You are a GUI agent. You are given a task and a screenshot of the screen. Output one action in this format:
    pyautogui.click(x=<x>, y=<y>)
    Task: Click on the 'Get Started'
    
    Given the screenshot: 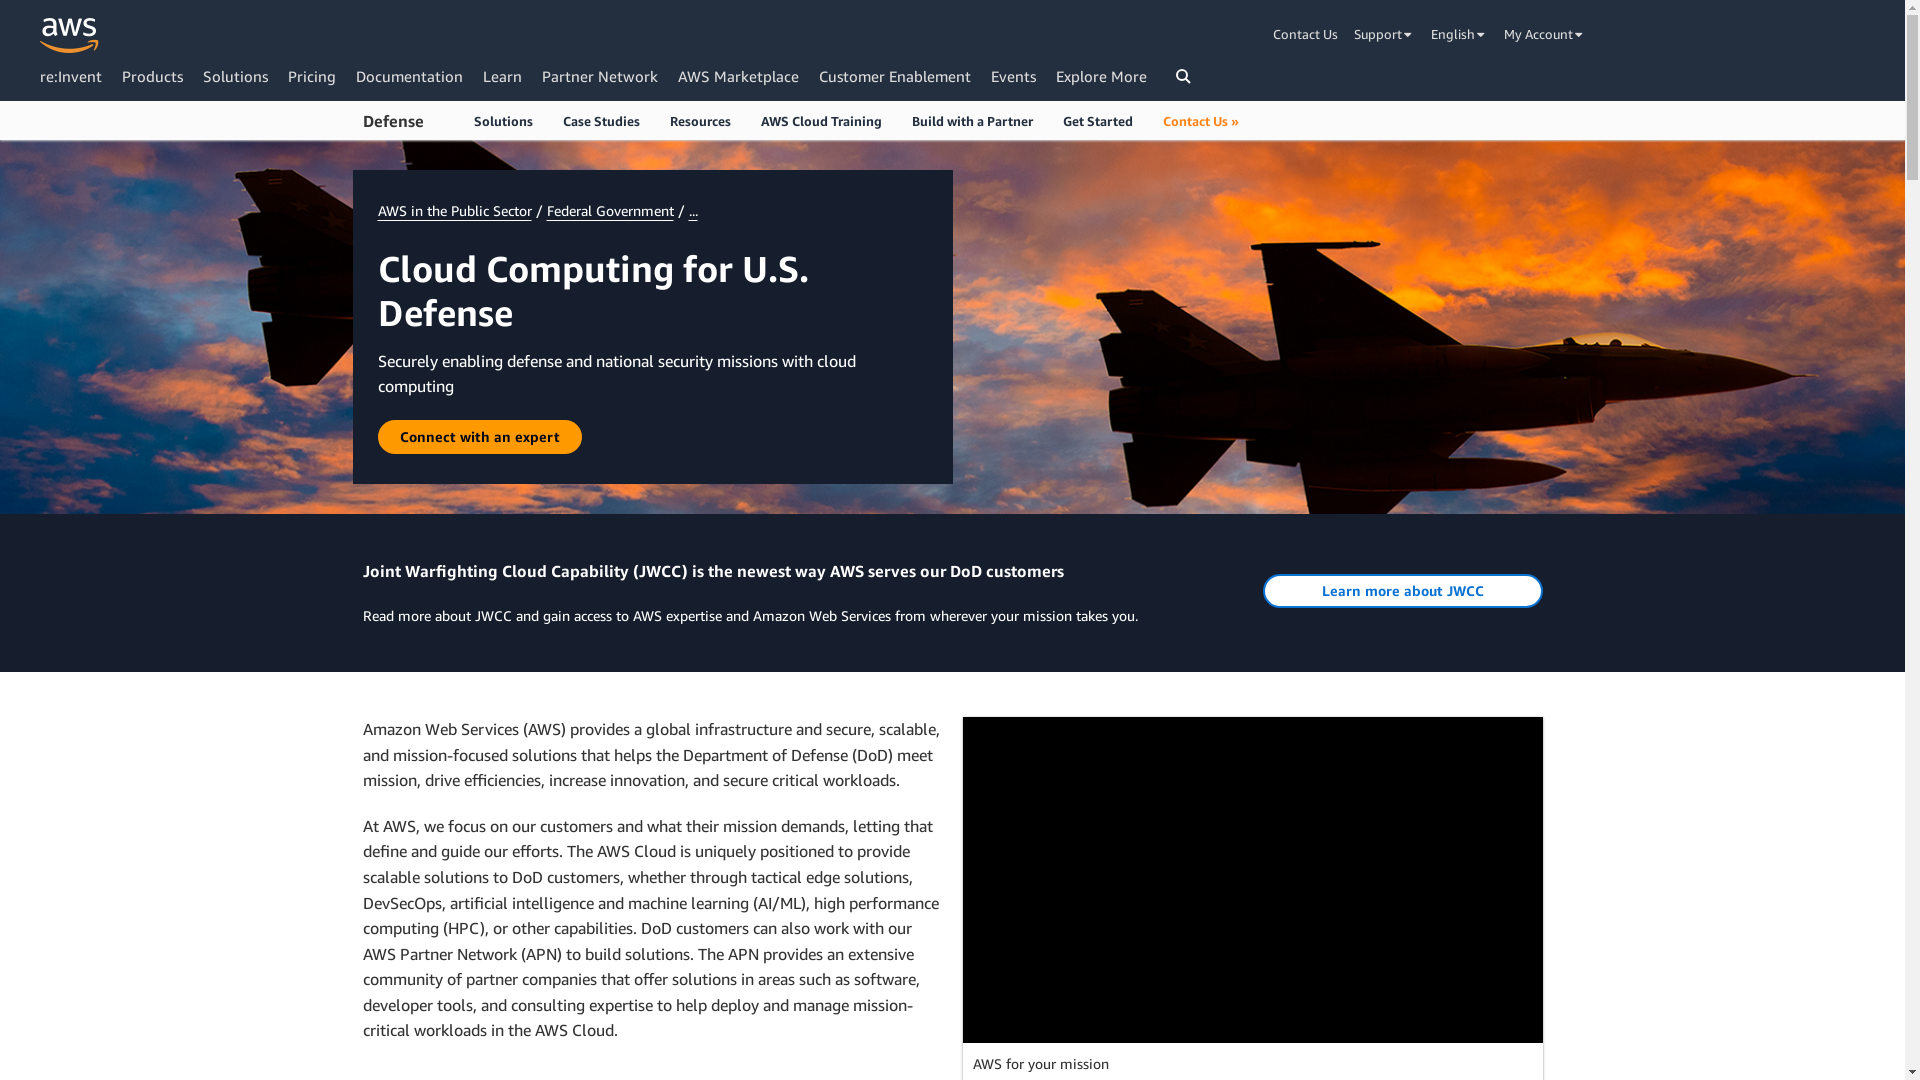 What is the action you would take?
    pyautogui.click(x=1097, y=120)
    